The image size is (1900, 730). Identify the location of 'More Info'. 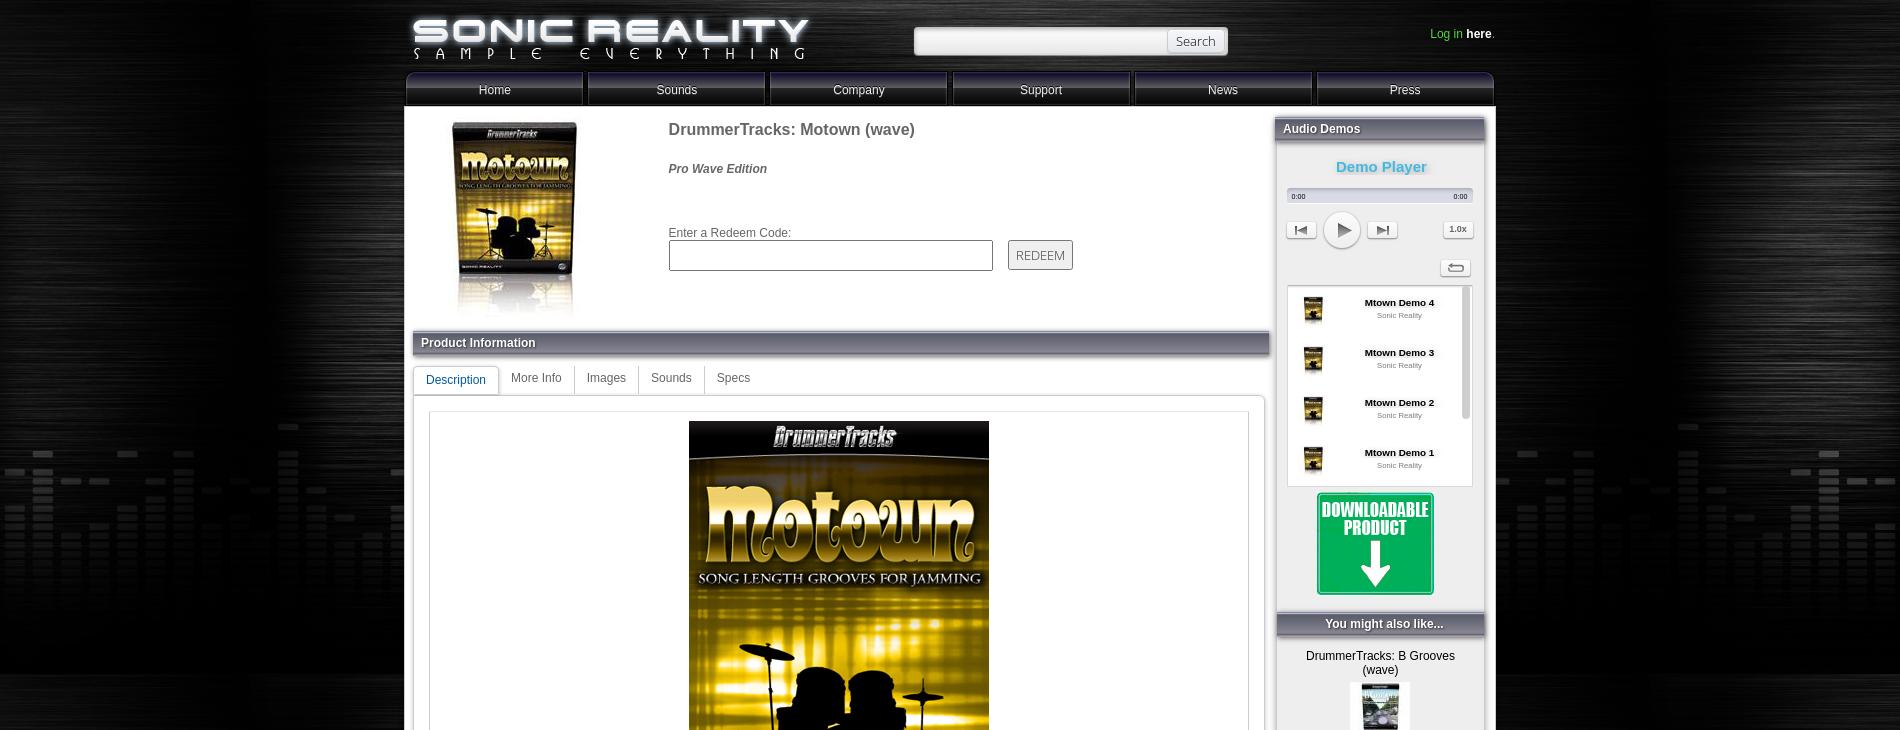
(535, 376).